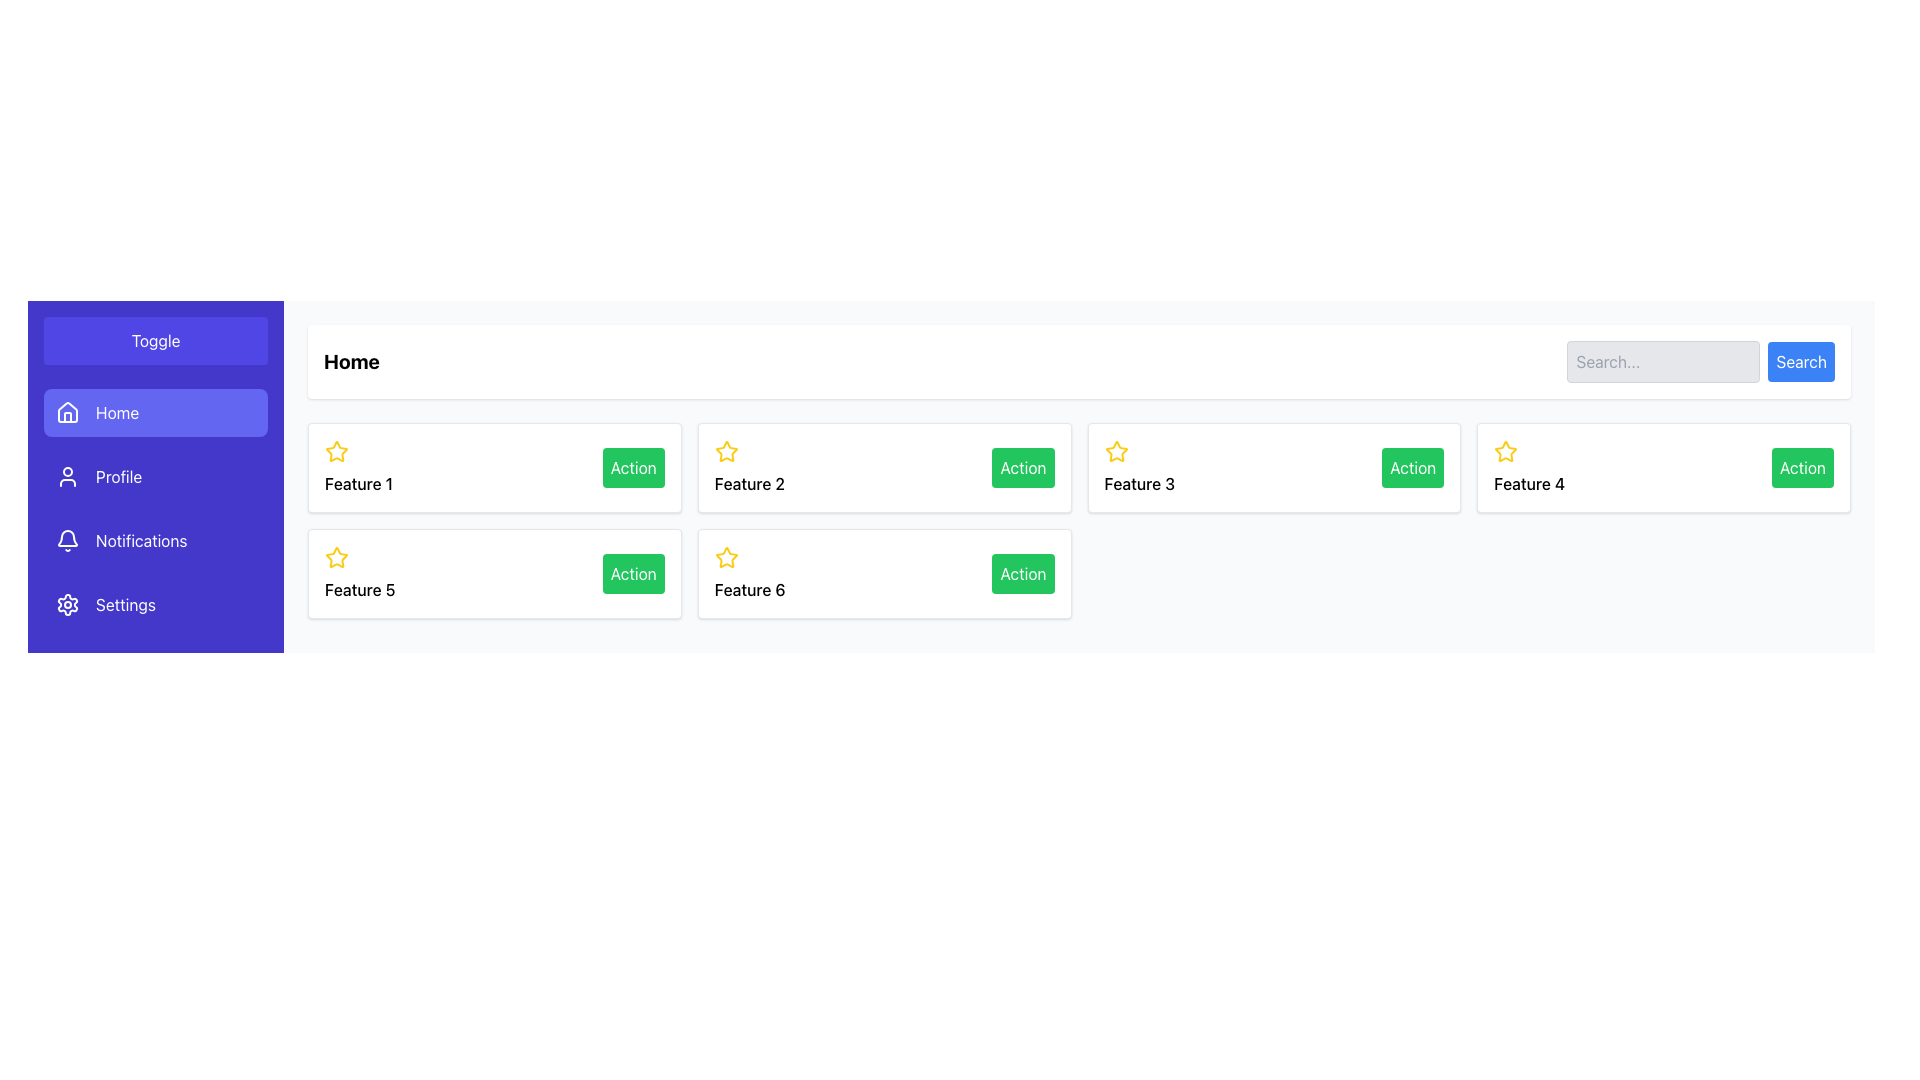  I want to click on the yellow star icon on the left side of the box labeled 'Feature 6' to get additional information or highlight it, so click(725, 558).